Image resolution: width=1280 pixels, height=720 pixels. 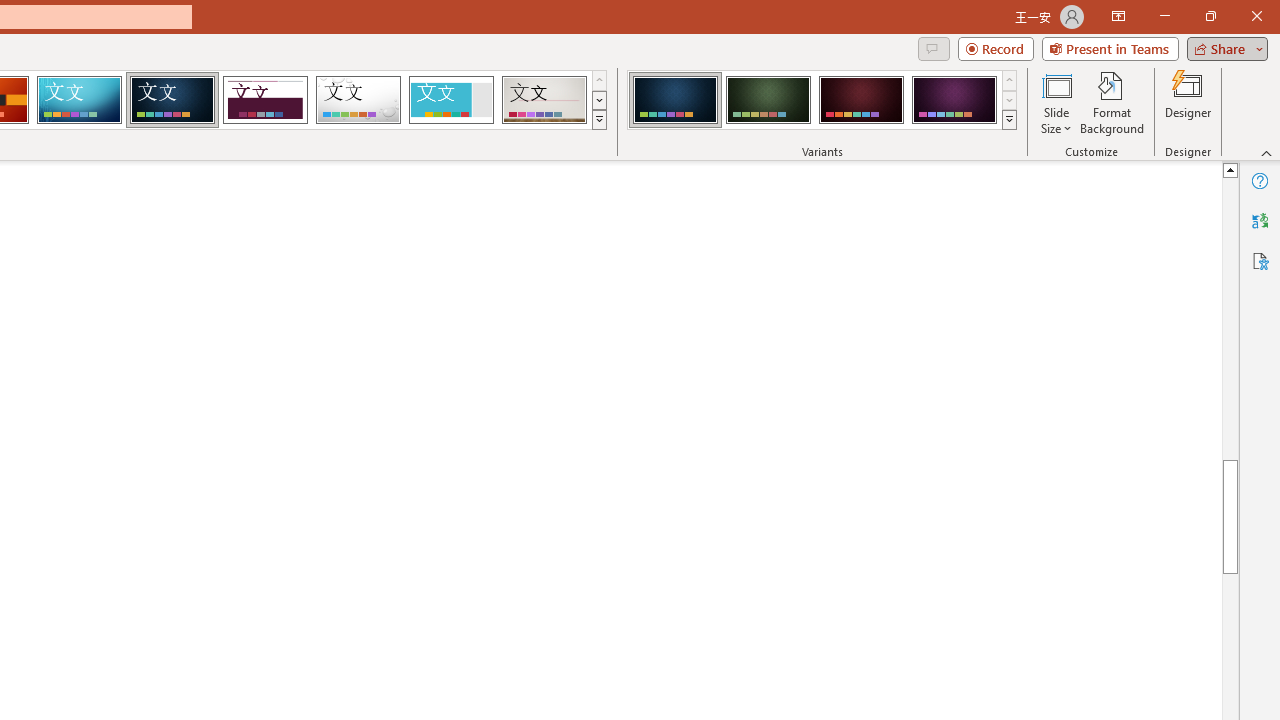 What do you see at coordinates (953, 100) in the screenshot?
I see `'Damask Variant 4'` at bounding box center [953, 100].